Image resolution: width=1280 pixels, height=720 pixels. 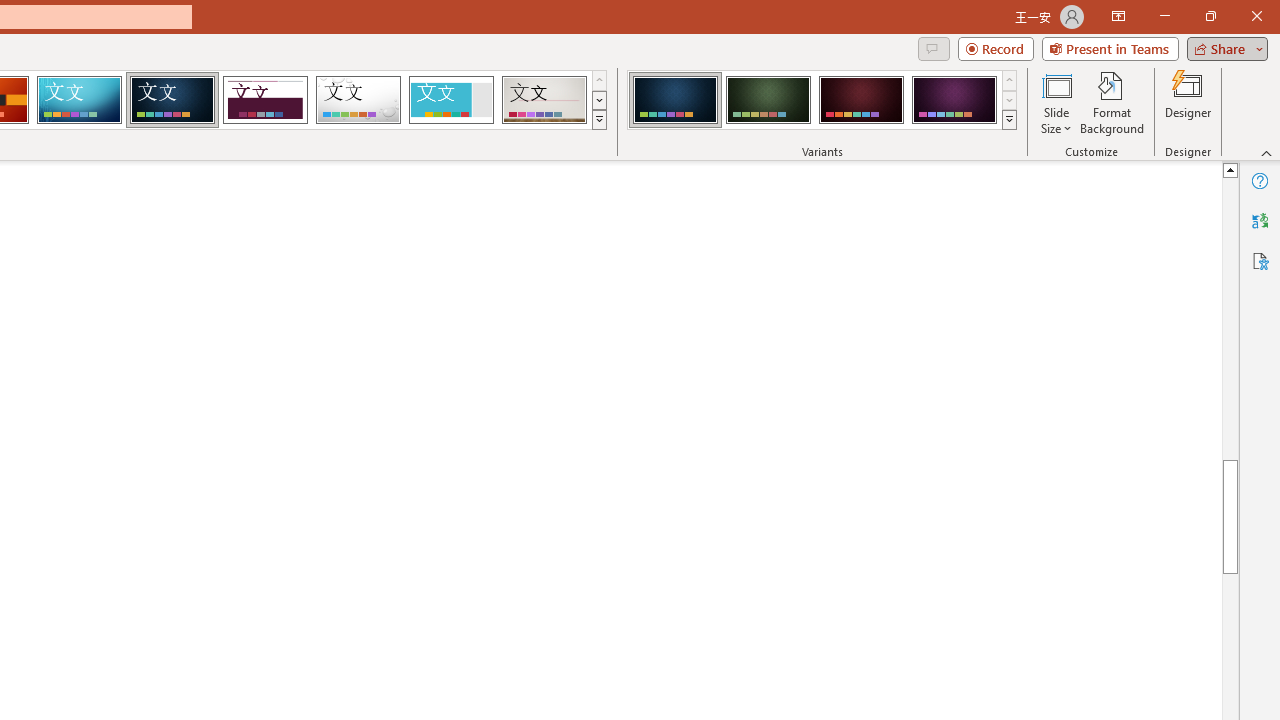 What do you see at coordinates (953, 100) in the screenshot?
I see `'Damask Variant 4'` at bounding box center [953, 100].